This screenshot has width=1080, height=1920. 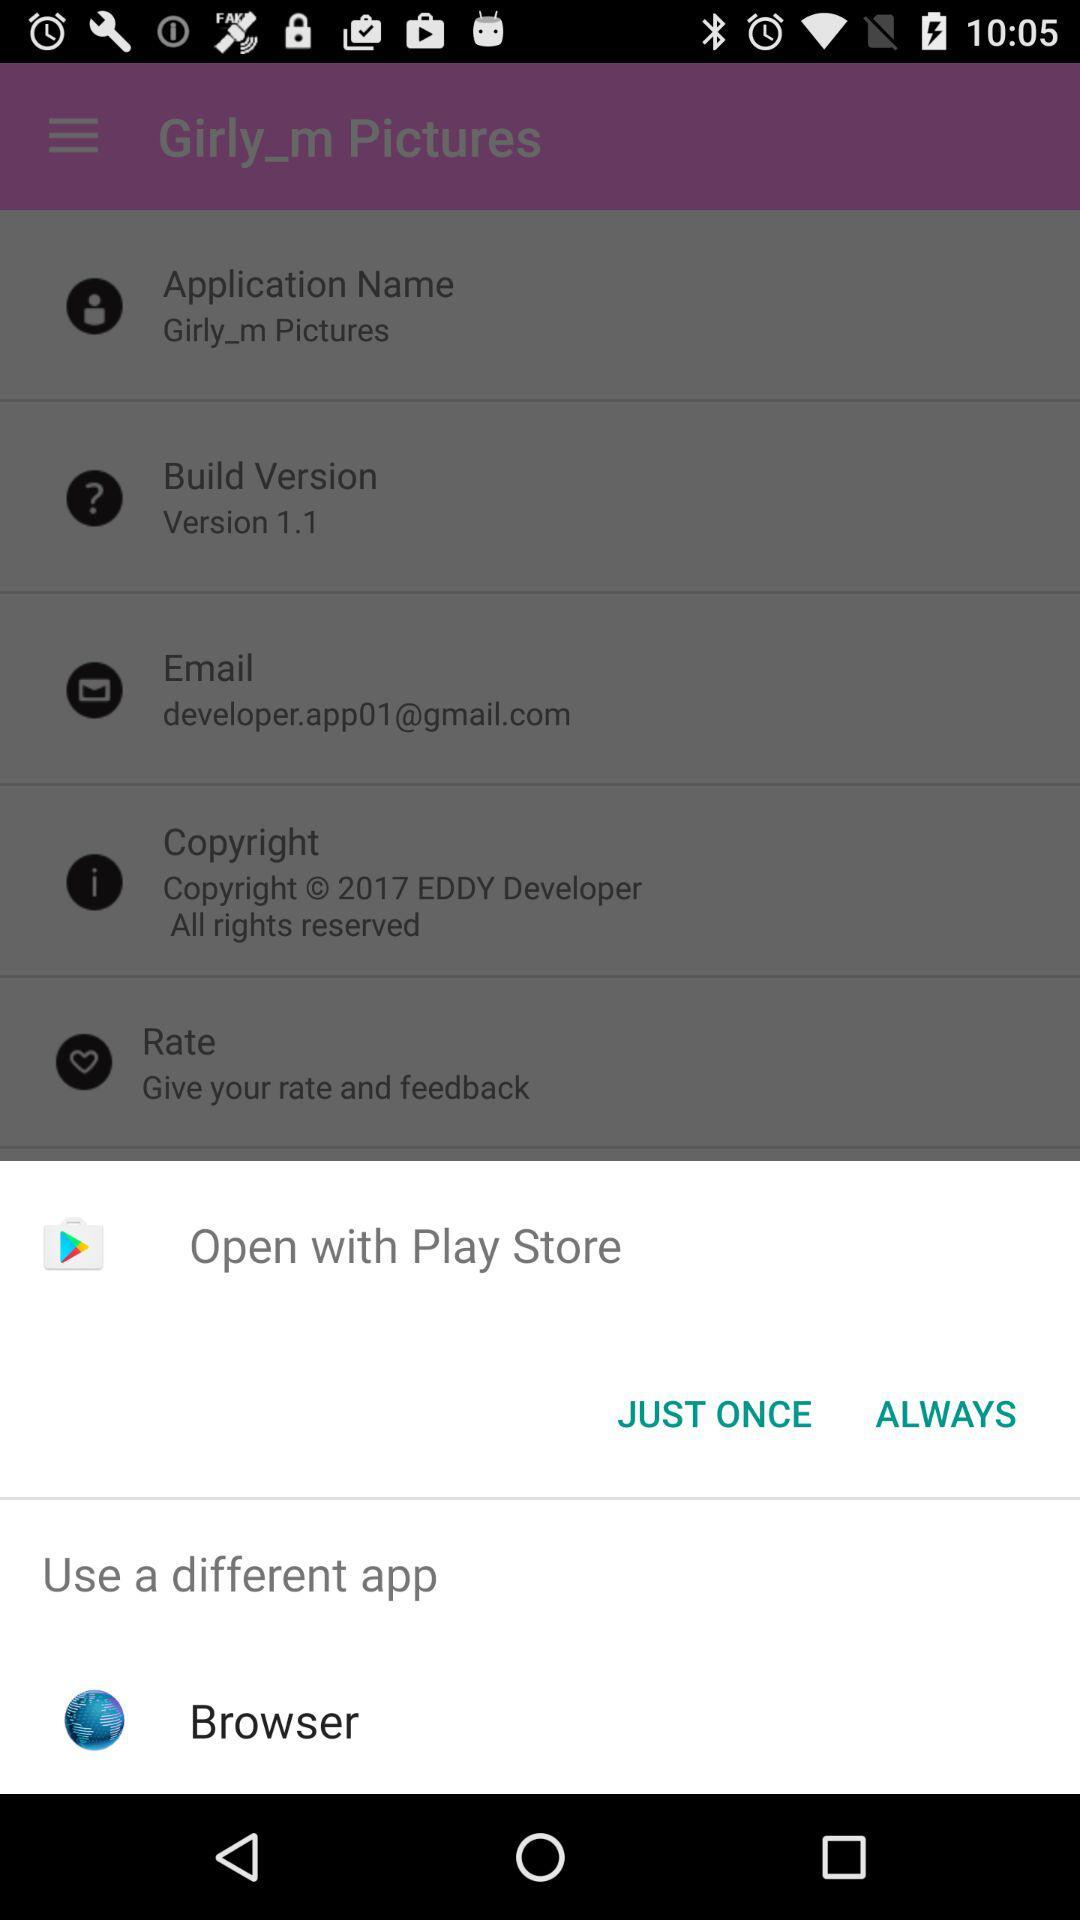 What do you see at coordinates (713, 1411) in the screenshot?
I see `item below the open with play` at bounding box center [713, 1411].